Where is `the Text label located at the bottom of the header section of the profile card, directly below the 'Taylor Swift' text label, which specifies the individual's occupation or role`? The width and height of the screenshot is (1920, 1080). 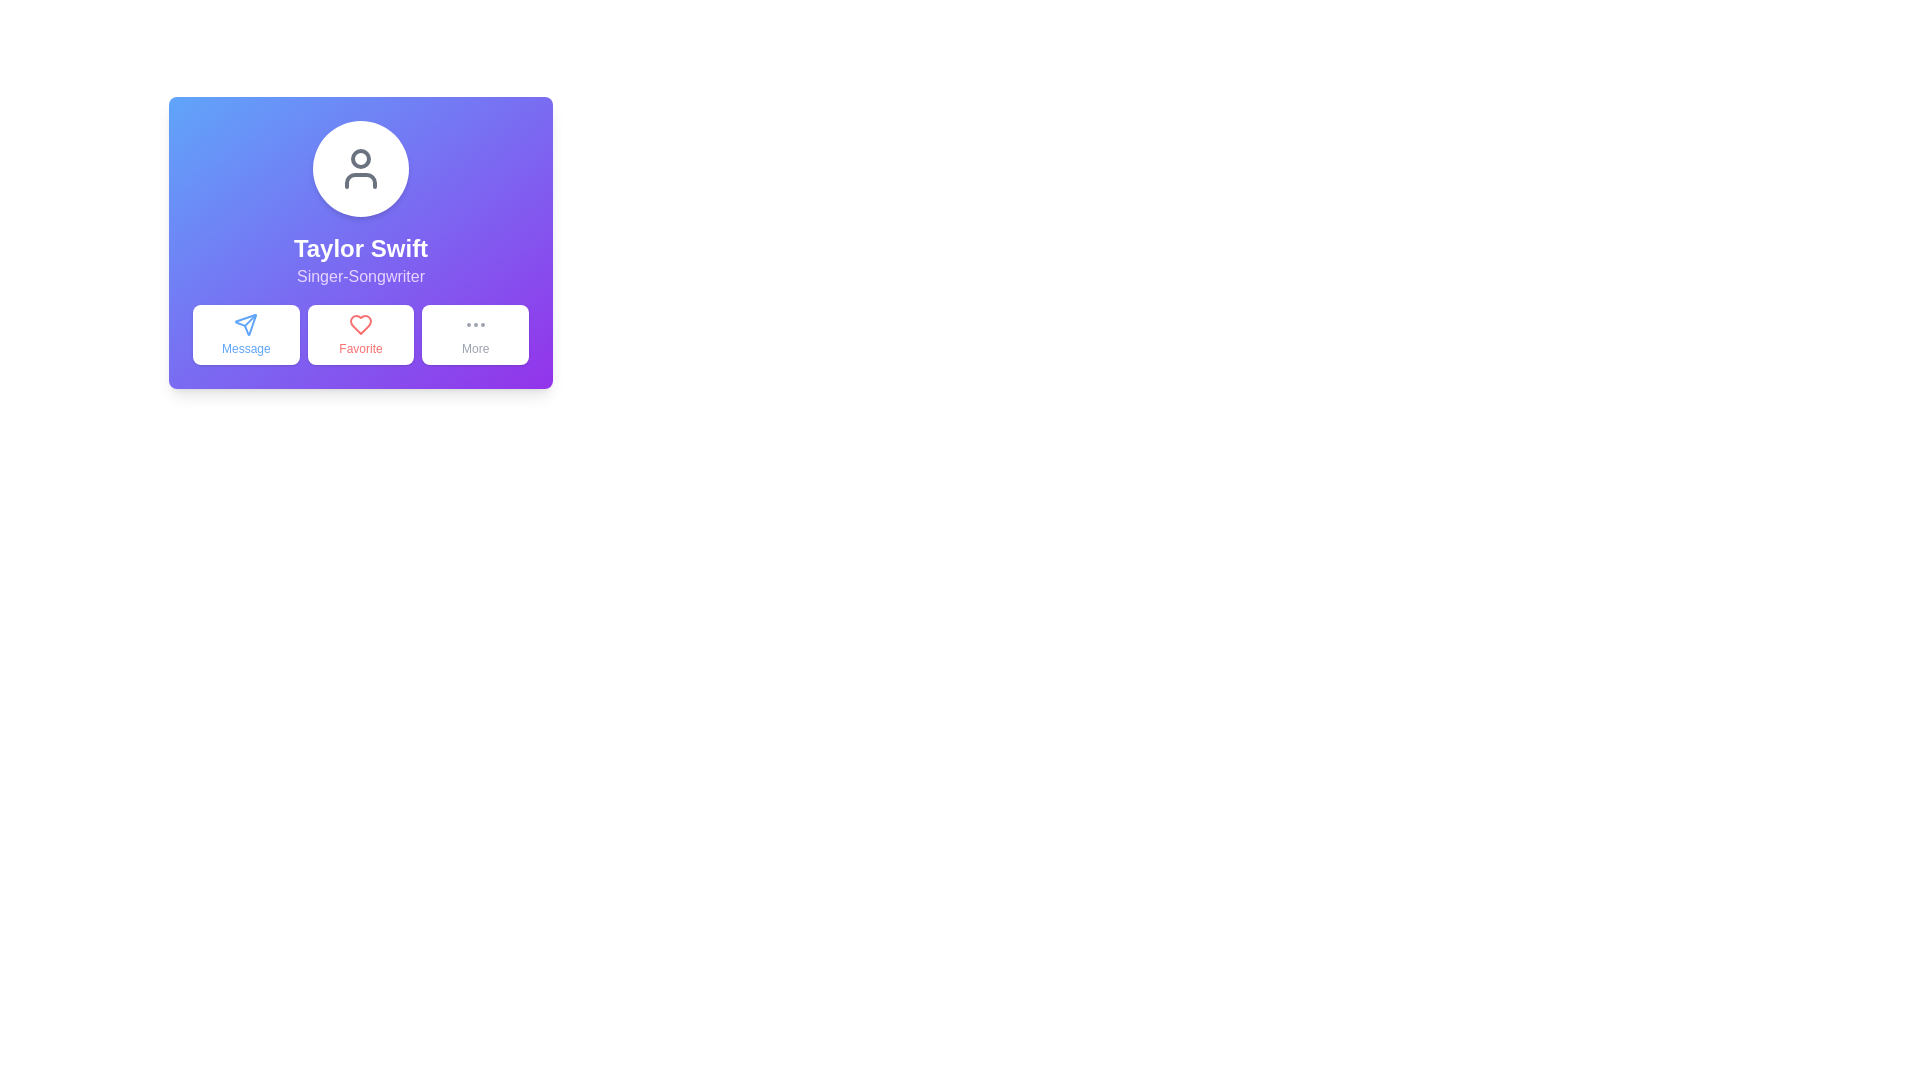 the Text label located at the bottom of the header section of the profile card, directly below the 'Taylor Swift' text label, which specifies the individual's occupation or role is located at coordinates (360, 277).